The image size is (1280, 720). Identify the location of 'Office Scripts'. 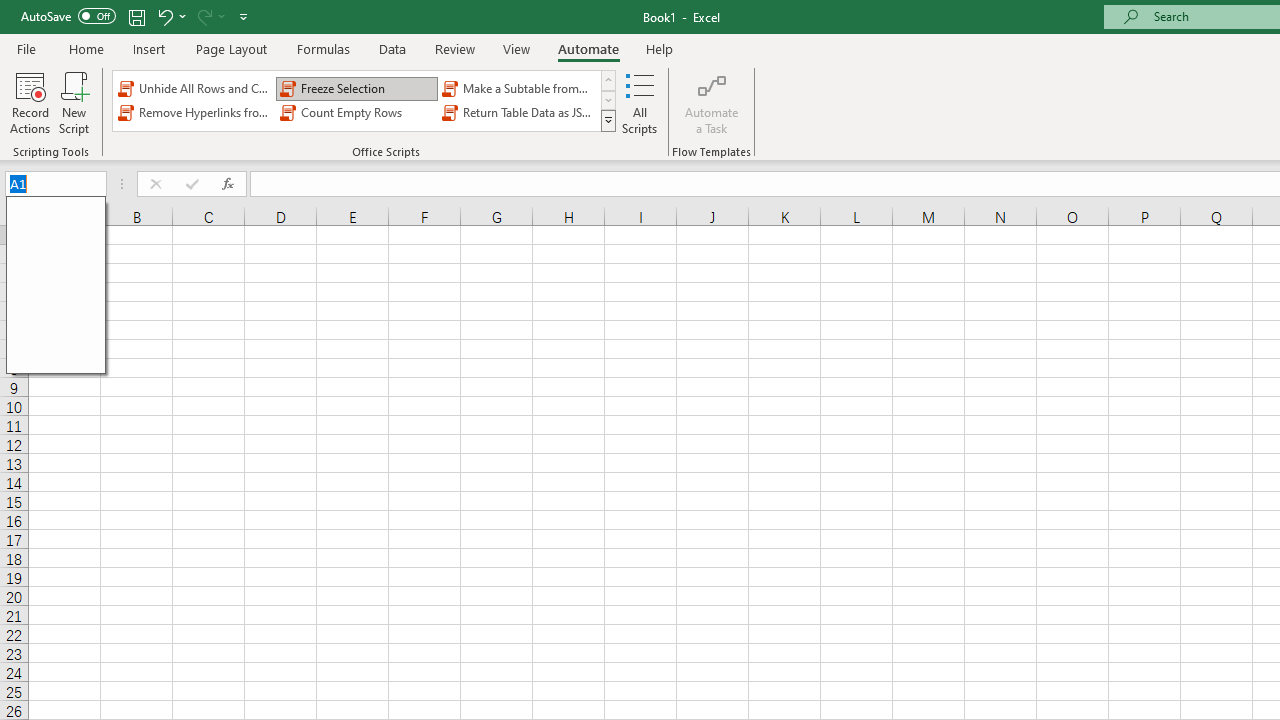
(607, 120).